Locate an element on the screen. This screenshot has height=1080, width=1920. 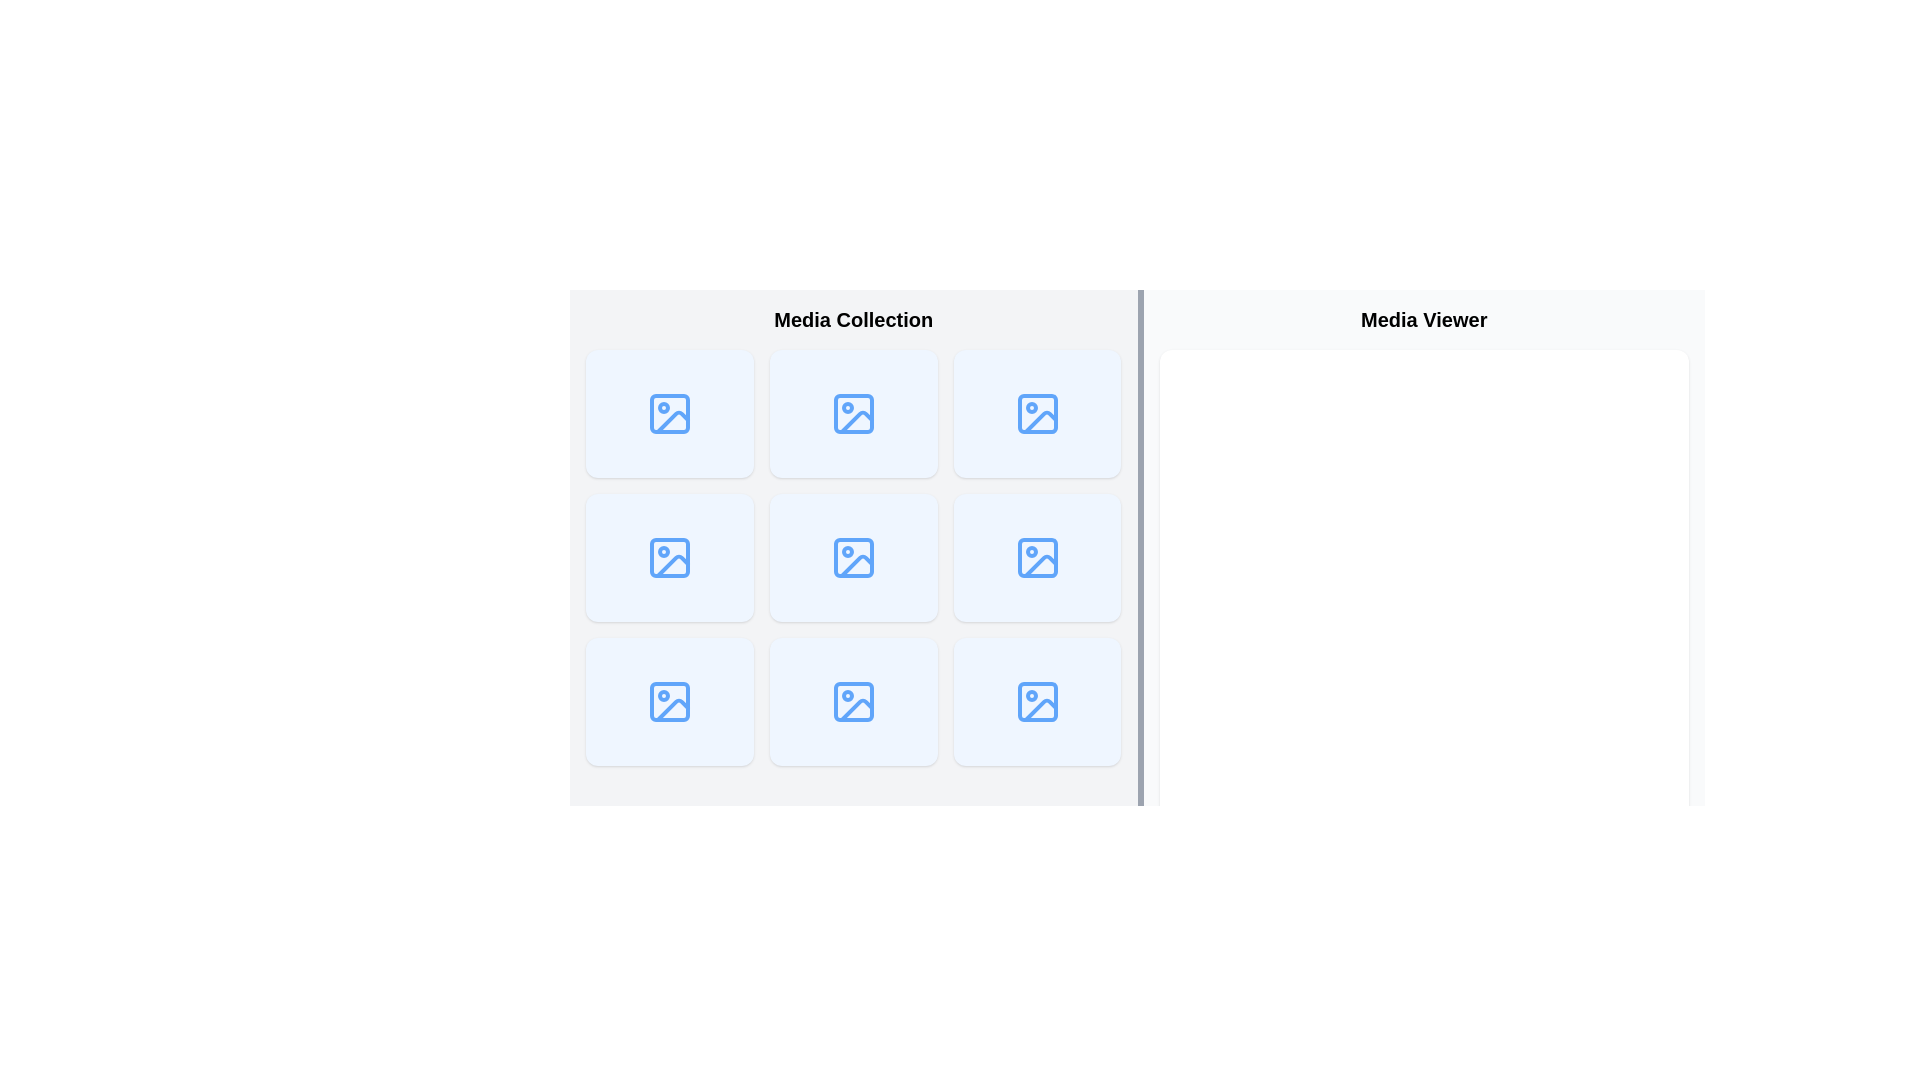
the interactive media tile with a light blue background and rounded corners located in the second column of the first row under 'Media Collection' is located at coordinates (853, 412).